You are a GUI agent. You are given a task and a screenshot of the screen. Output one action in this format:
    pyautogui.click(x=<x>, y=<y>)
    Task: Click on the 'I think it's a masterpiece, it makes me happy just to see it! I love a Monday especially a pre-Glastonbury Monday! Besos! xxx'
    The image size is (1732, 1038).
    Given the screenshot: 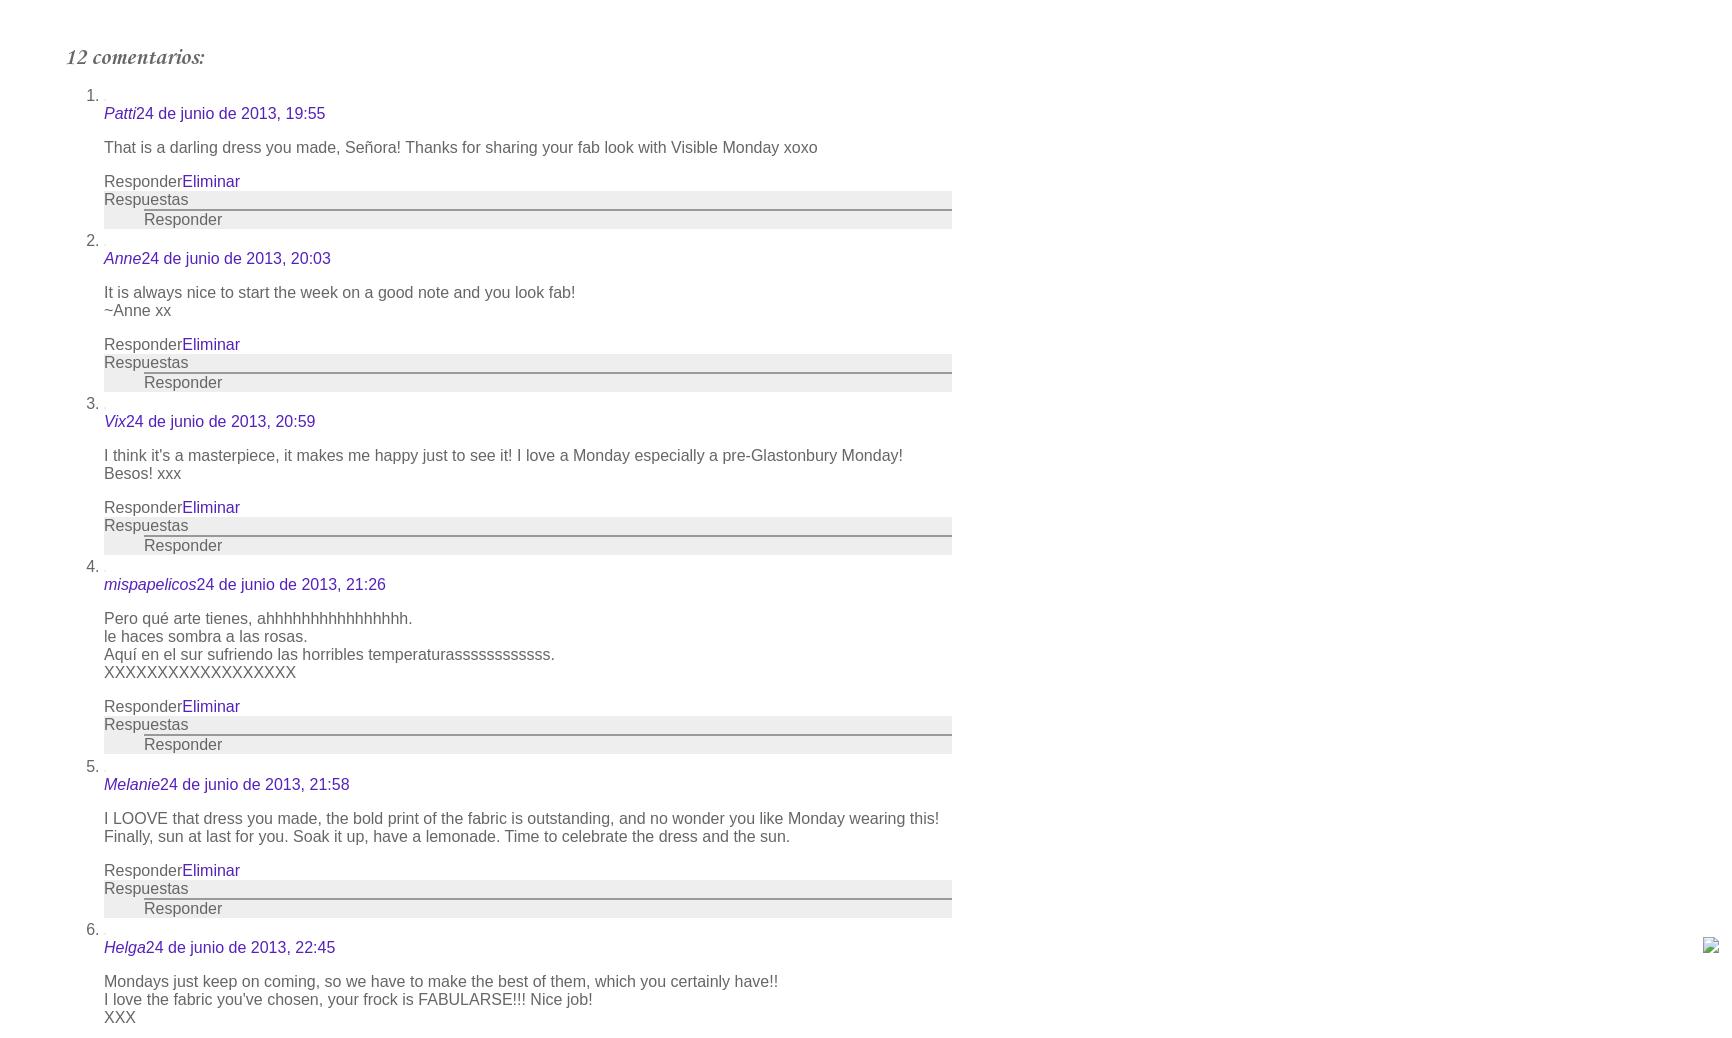 What is the action you would take?
    pyautogui.click(x=502, y=464)
    